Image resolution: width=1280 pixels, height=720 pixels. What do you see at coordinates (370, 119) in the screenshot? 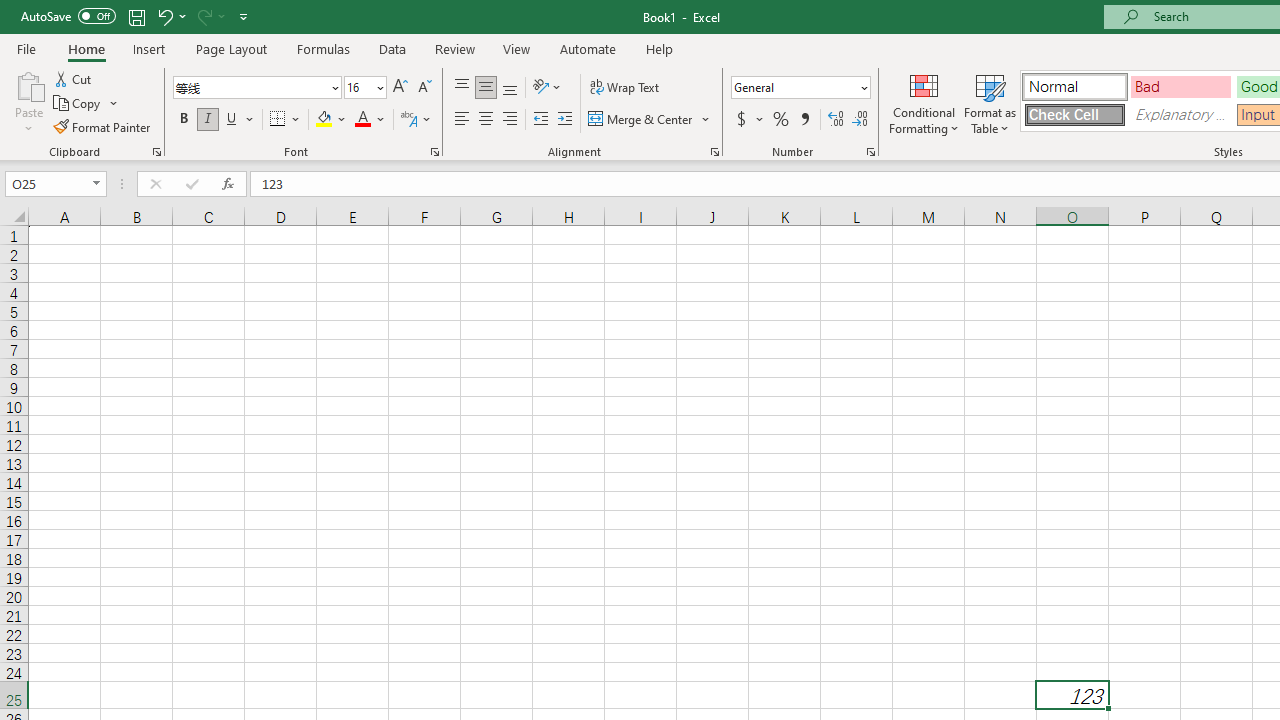
I see `'Font Color'` at bounding box center [370, 119].